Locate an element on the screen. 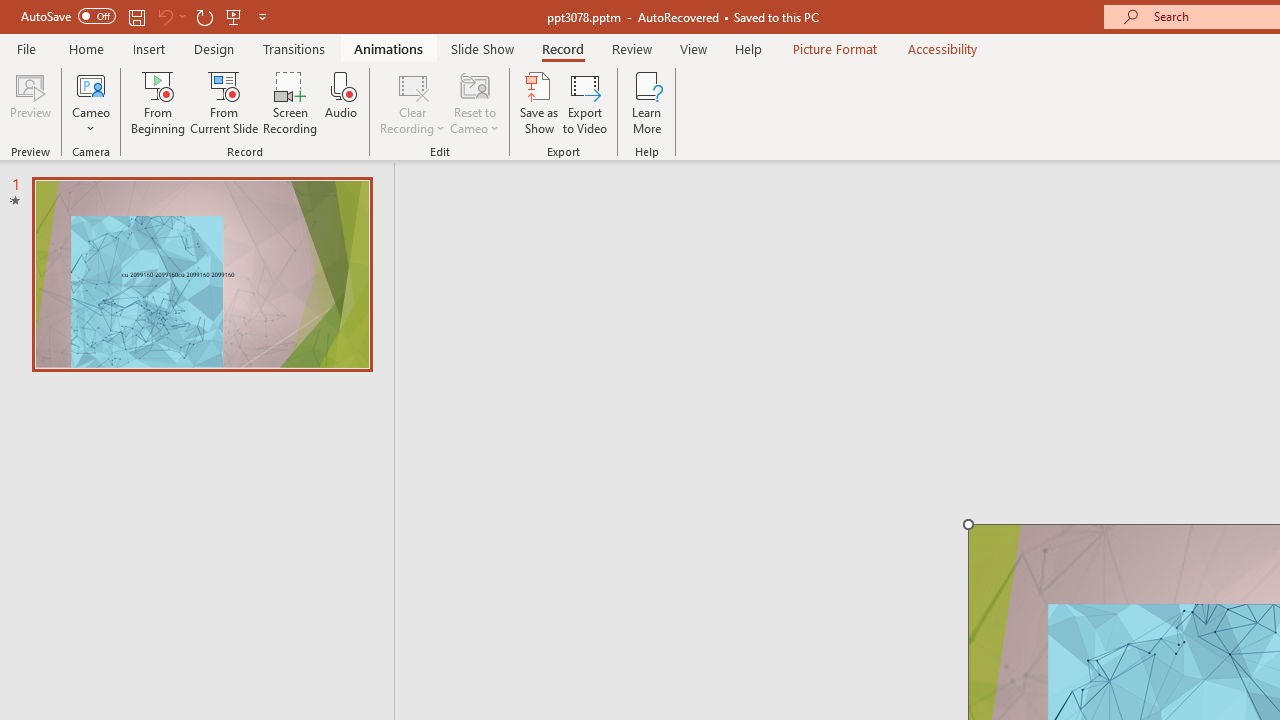 The width and height of the screenshot is (1280, 720). 'Picture Format' is located at coordinates (835, 48).